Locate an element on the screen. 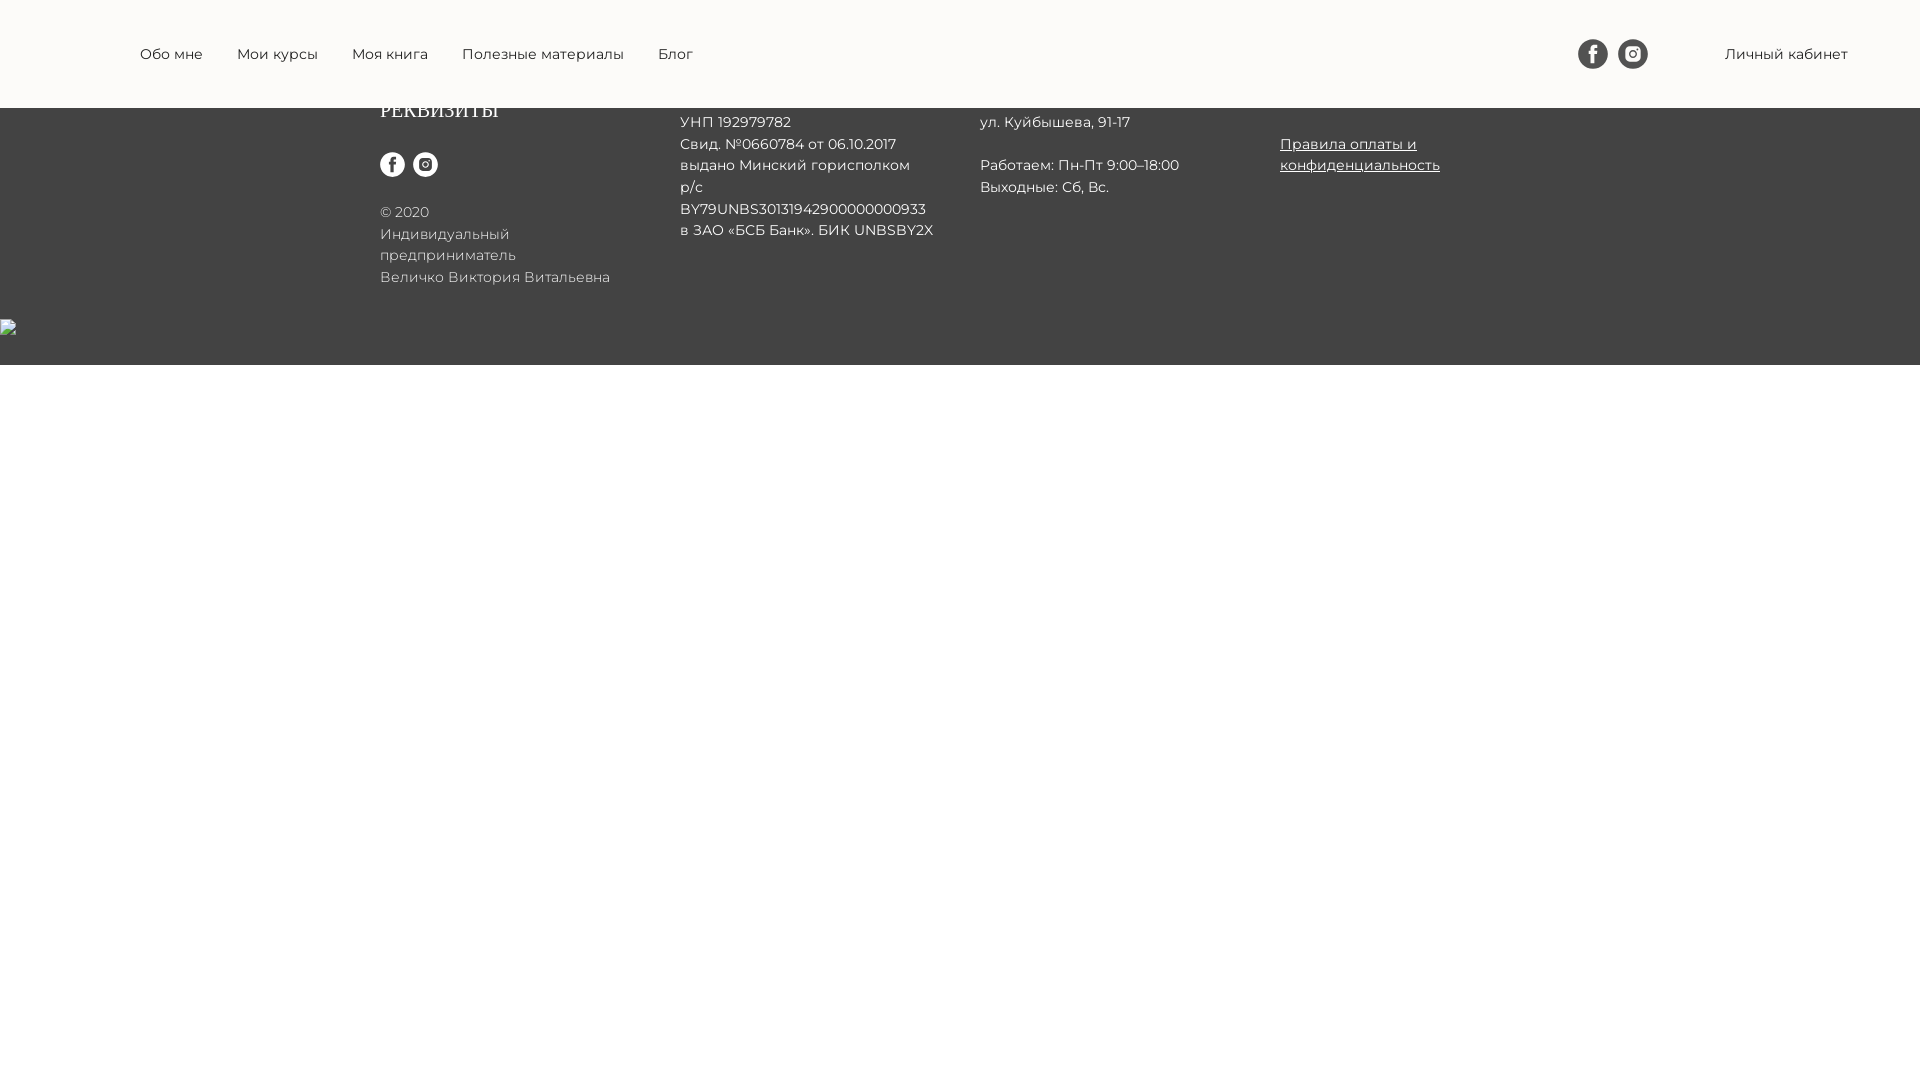 The height and width of the screenshot is (1080, 1920). '+375 296 824 211' is located at coordinates (1794, 49).